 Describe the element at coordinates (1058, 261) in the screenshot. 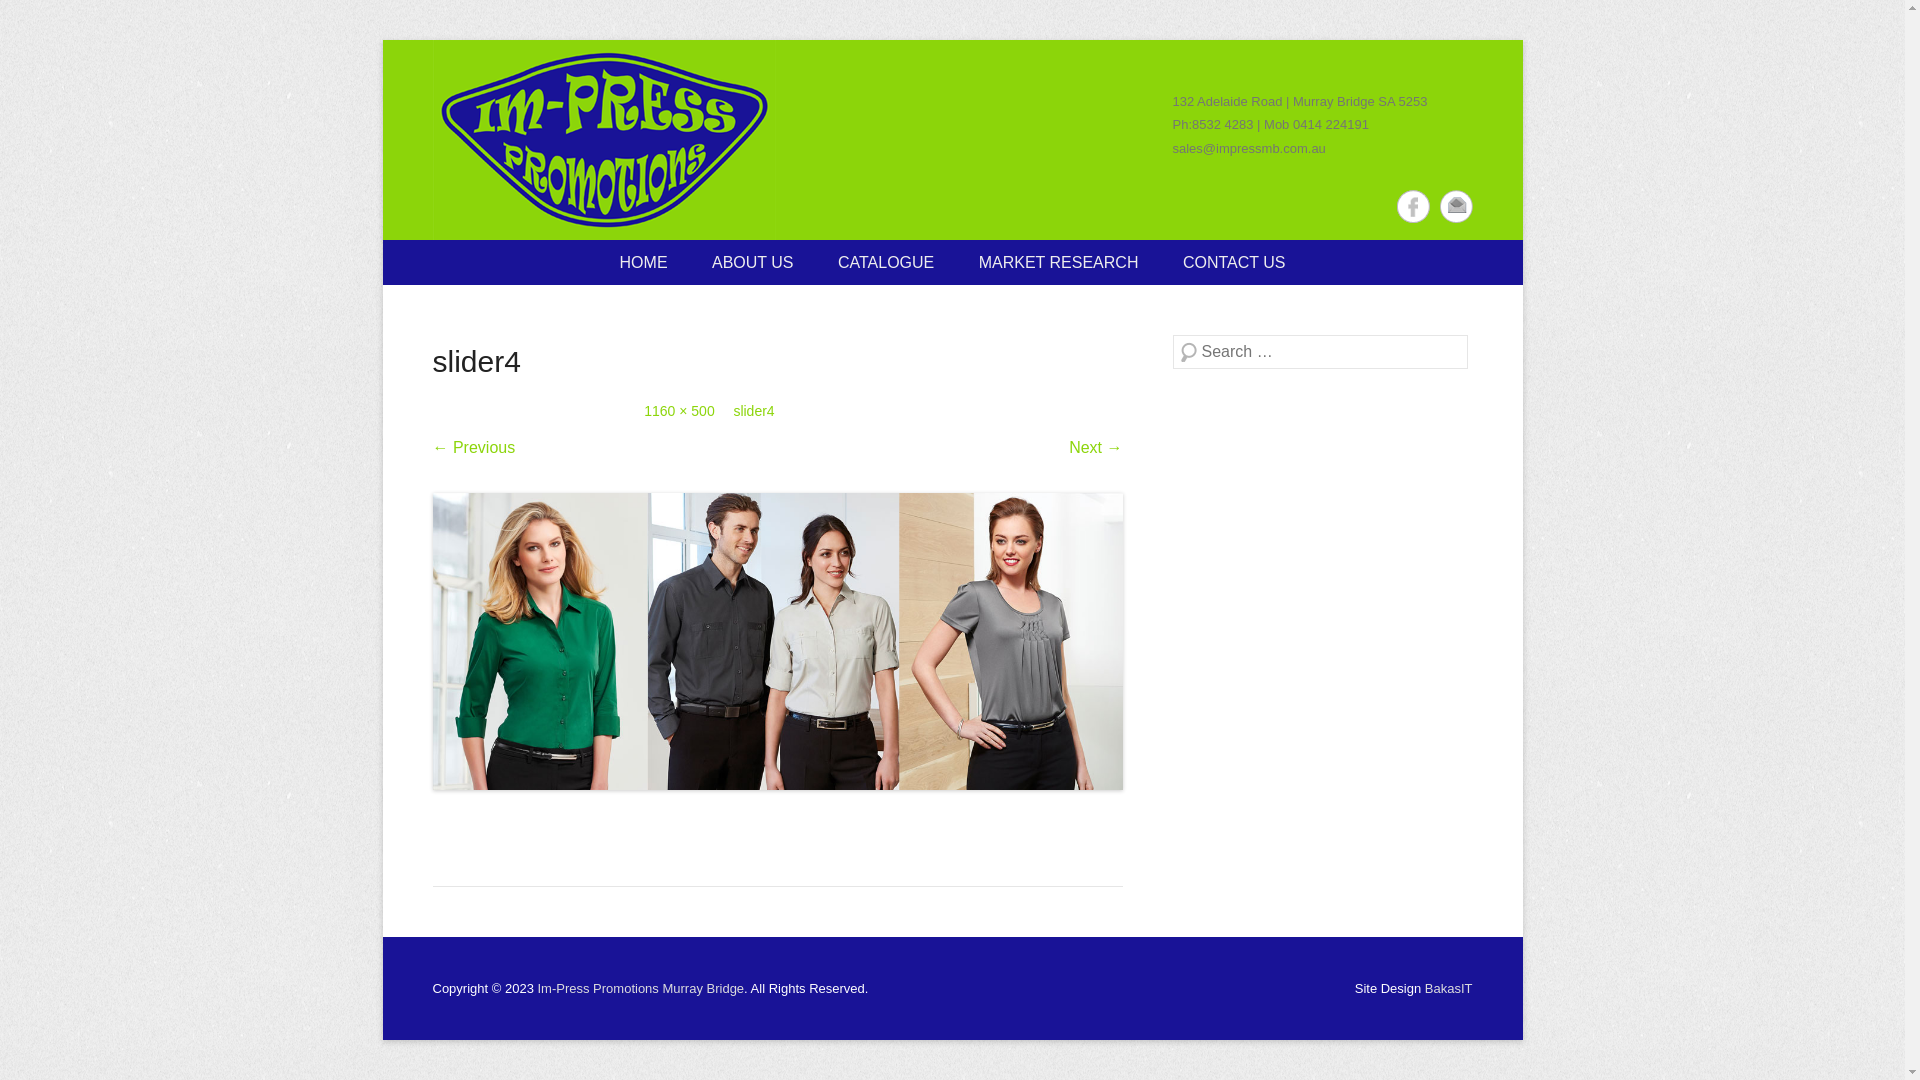

I see `'MARKET RESEARCH'` at that location.